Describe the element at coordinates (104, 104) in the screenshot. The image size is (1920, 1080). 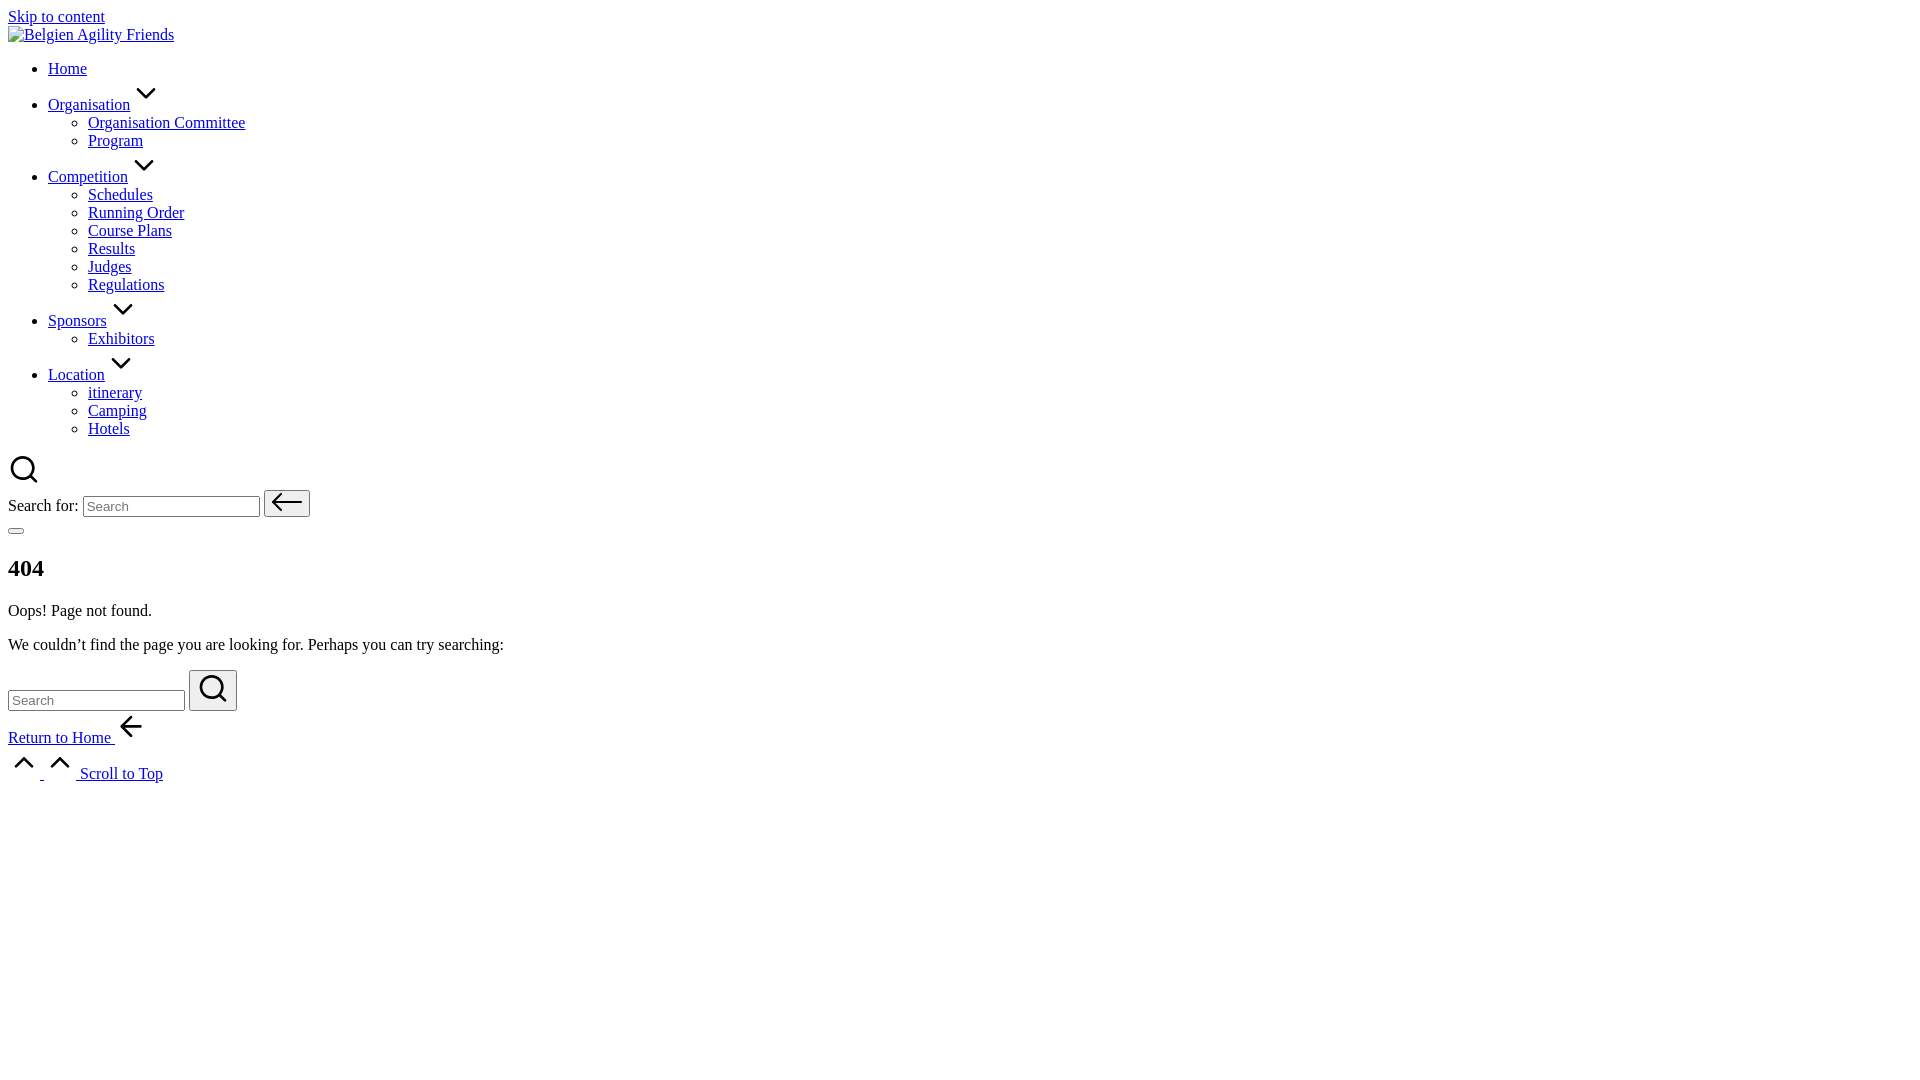
I see `'Organisation'` at that location.